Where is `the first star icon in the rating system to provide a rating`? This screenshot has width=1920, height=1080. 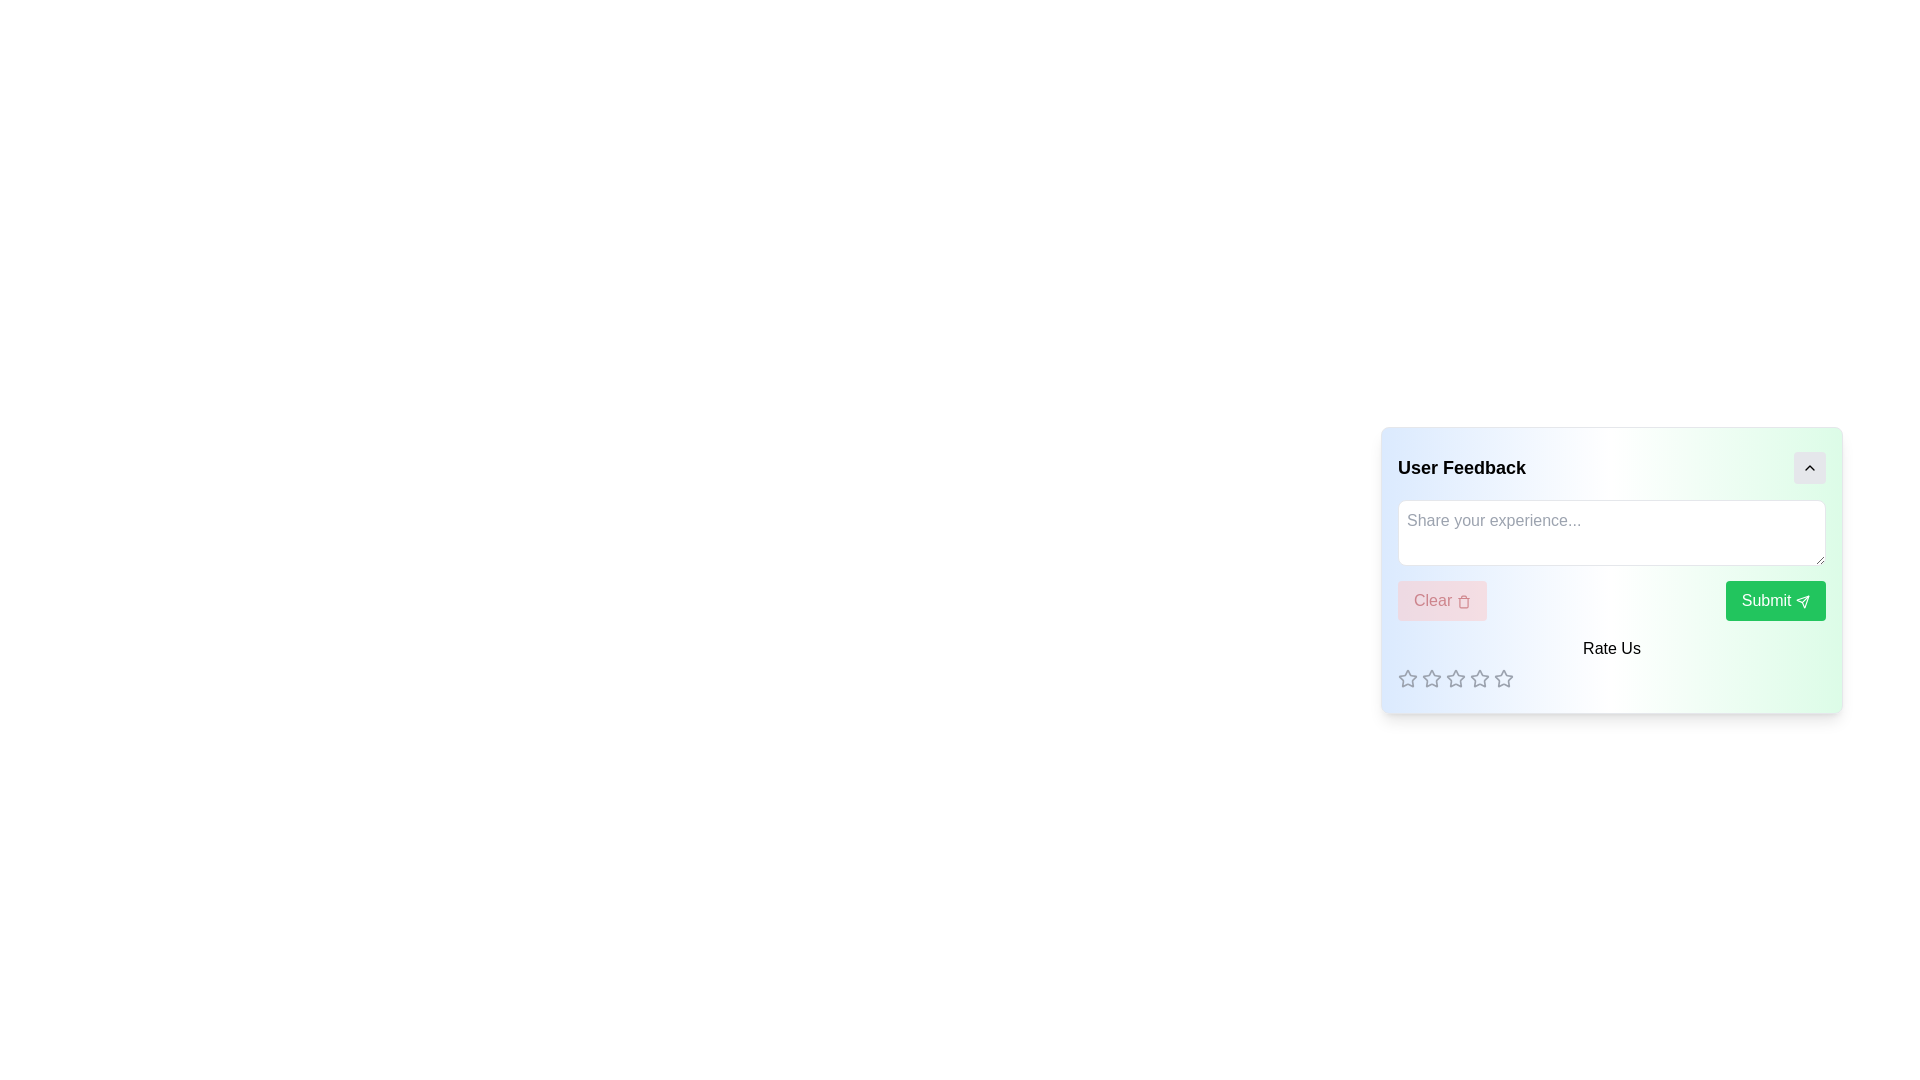
the first star icon in the rating system to provide a rating is located at coordinates (1406, 677).